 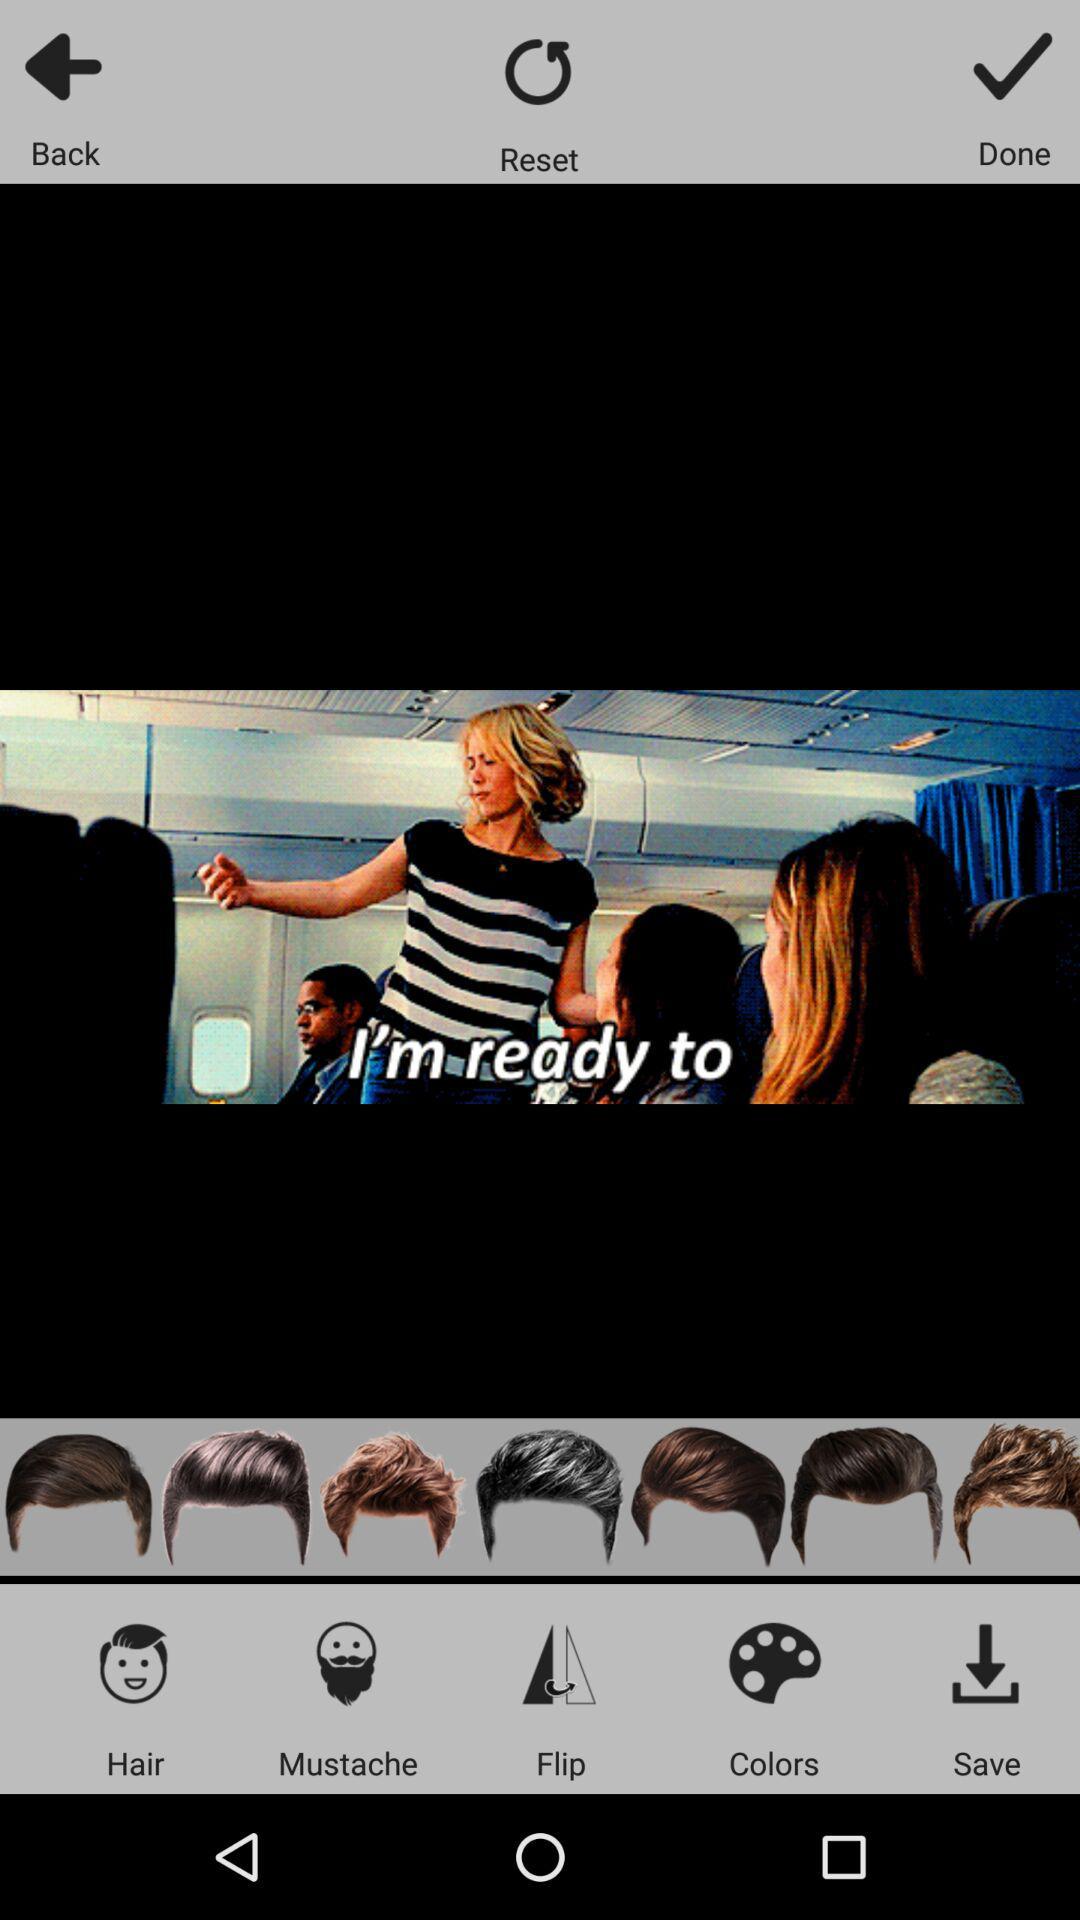 I want to click on the app above the flip, so click(x=560, y=1662).